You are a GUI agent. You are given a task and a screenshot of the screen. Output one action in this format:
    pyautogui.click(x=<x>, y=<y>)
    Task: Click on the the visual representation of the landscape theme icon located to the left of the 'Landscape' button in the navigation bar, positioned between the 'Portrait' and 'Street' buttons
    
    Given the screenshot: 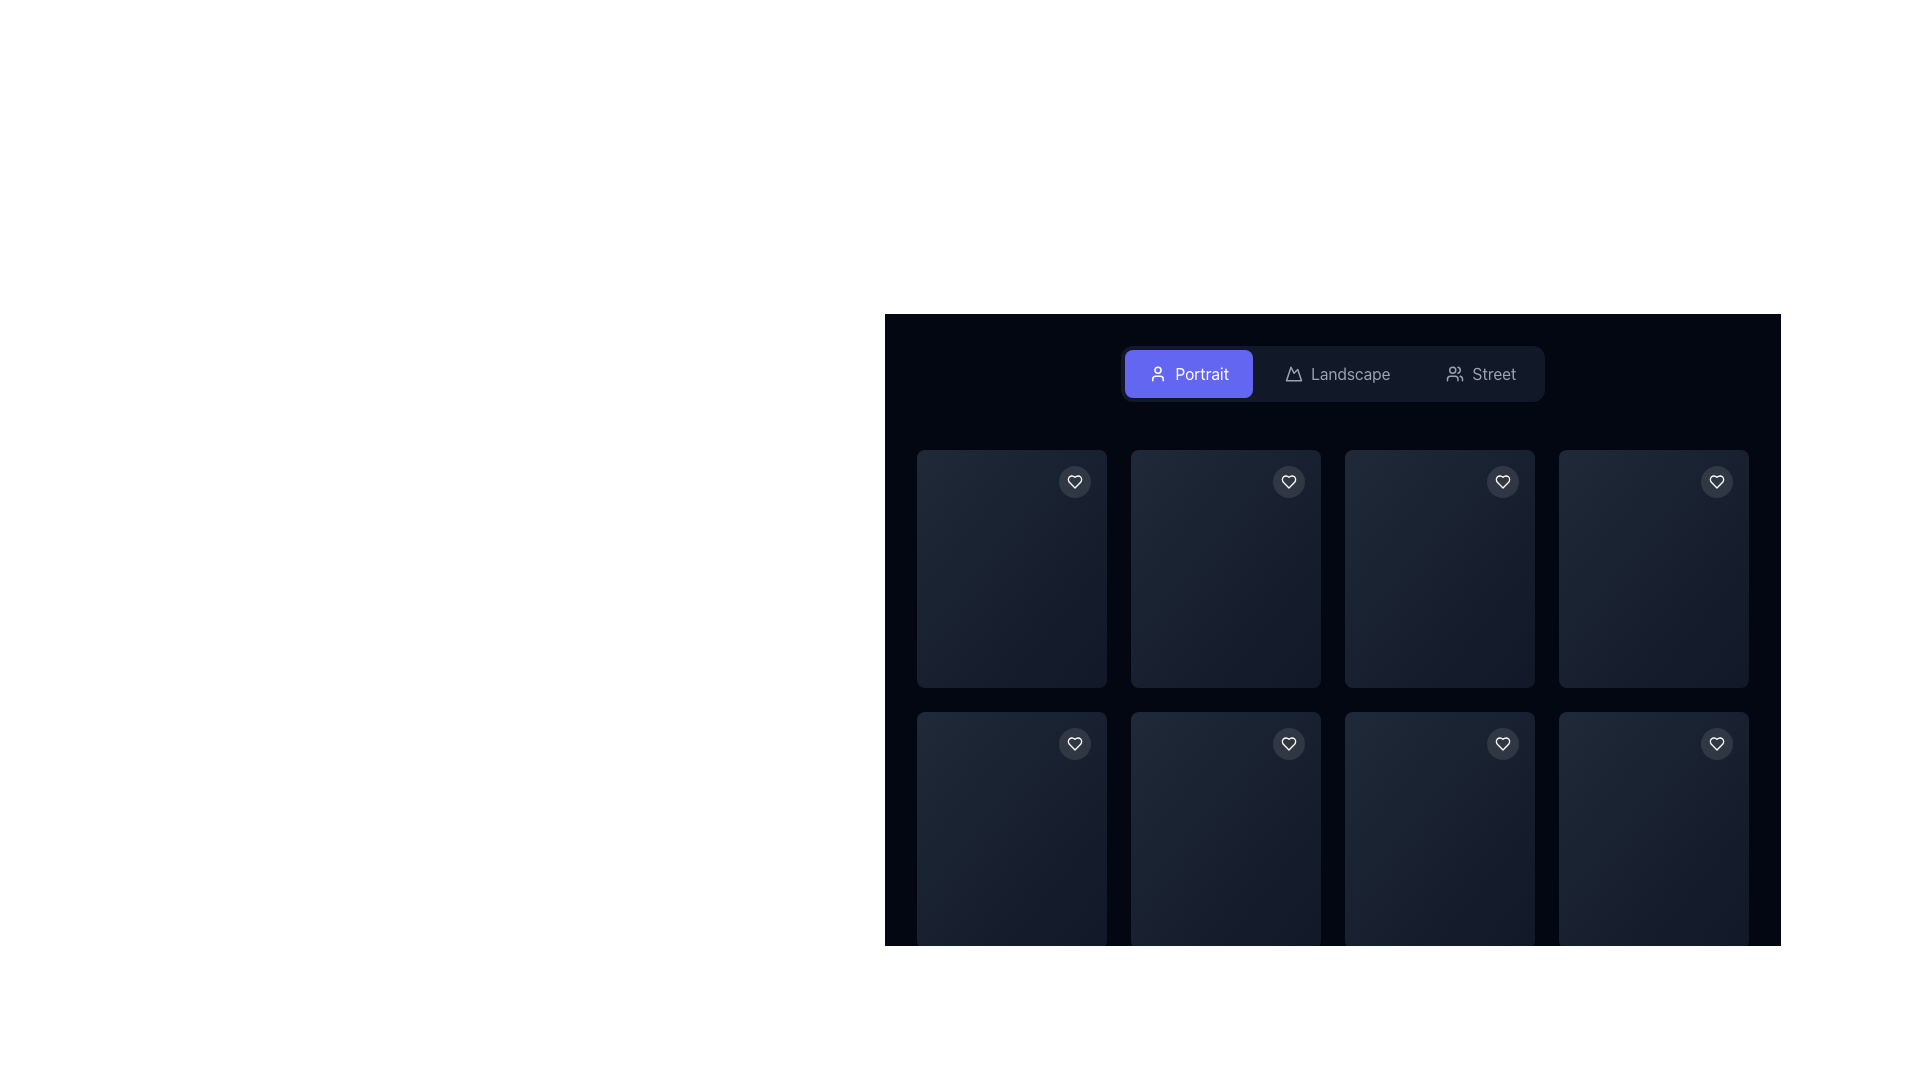 What is the action you would take?
    pyautogui.click(x=1294, y=374)
    